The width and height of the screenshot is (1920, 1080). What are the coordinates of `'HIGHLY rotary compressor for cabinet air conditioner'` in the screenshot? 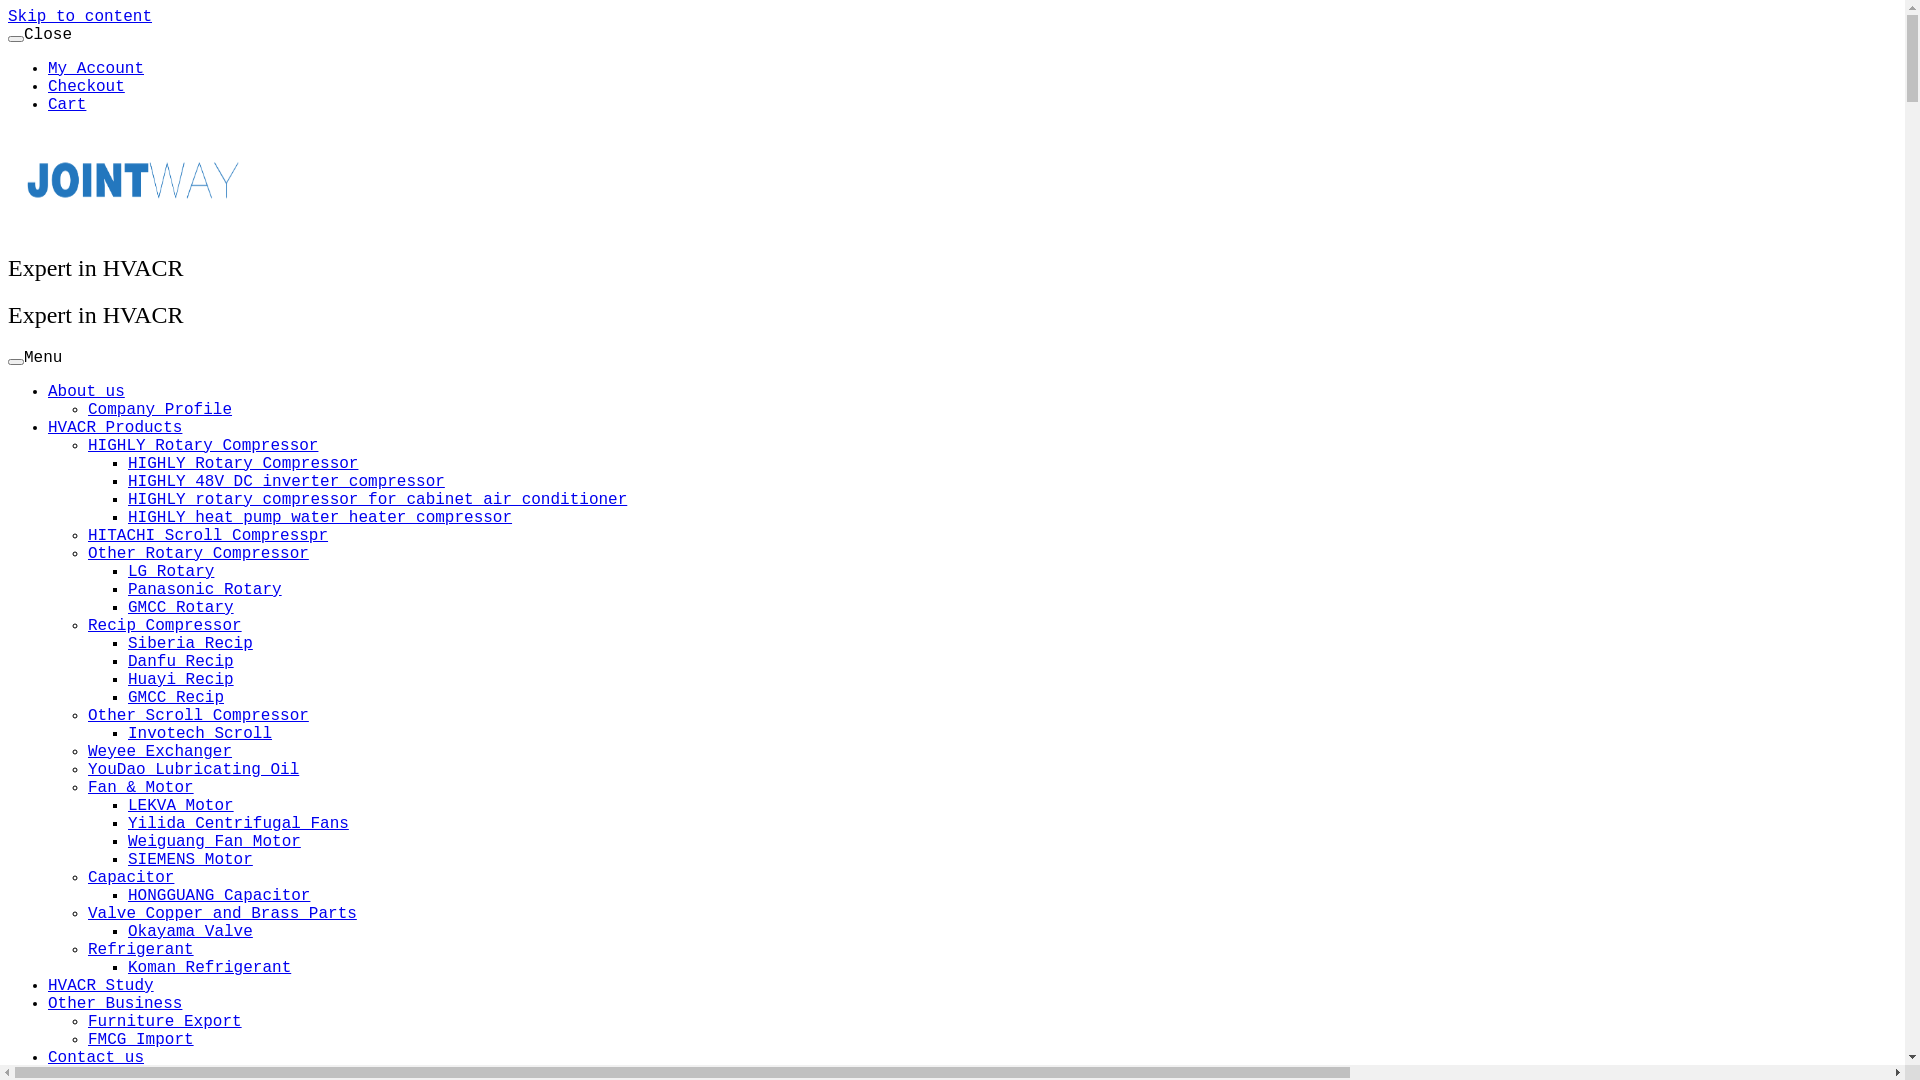 It's located at (377, 499).